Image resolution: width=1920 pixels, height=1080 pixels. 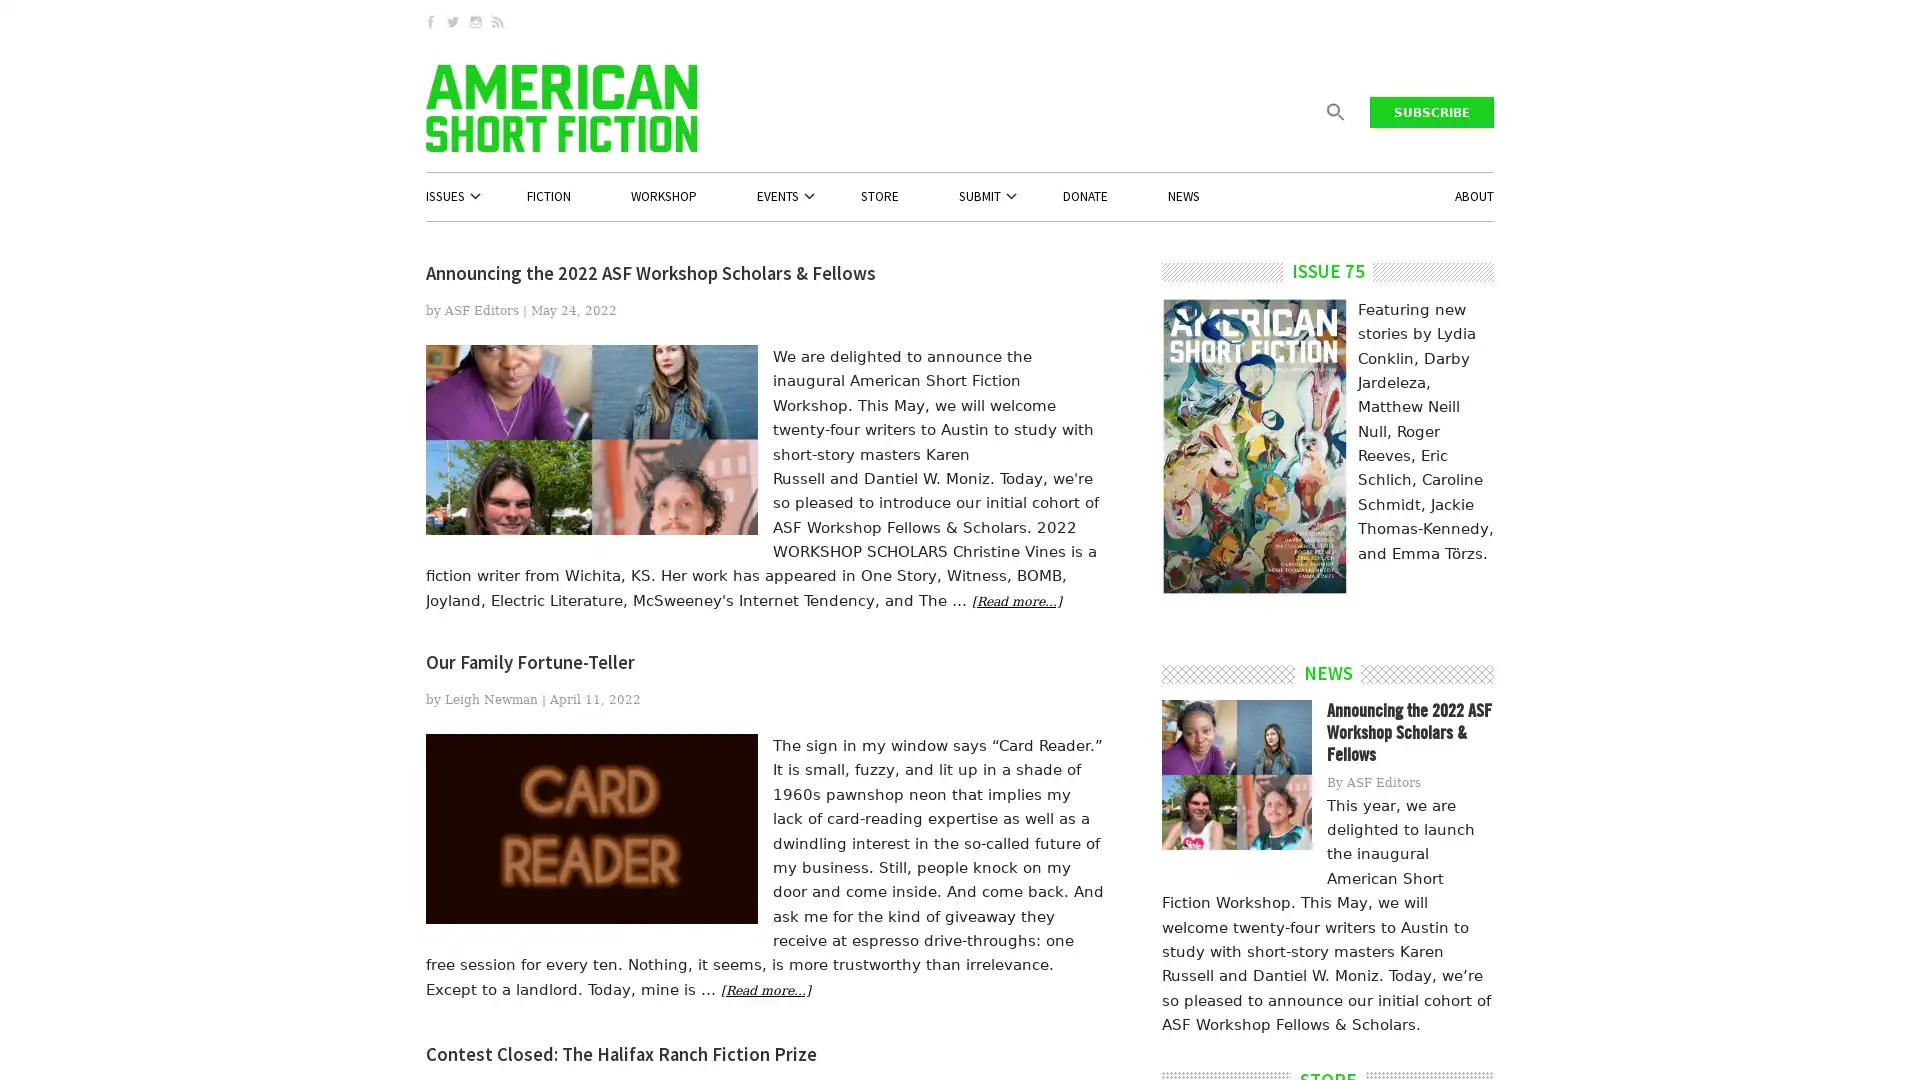 What do you see at coordinates (830, 196) in the screenshot?
I see `SUBMENU` at bounding box center [830, 196].